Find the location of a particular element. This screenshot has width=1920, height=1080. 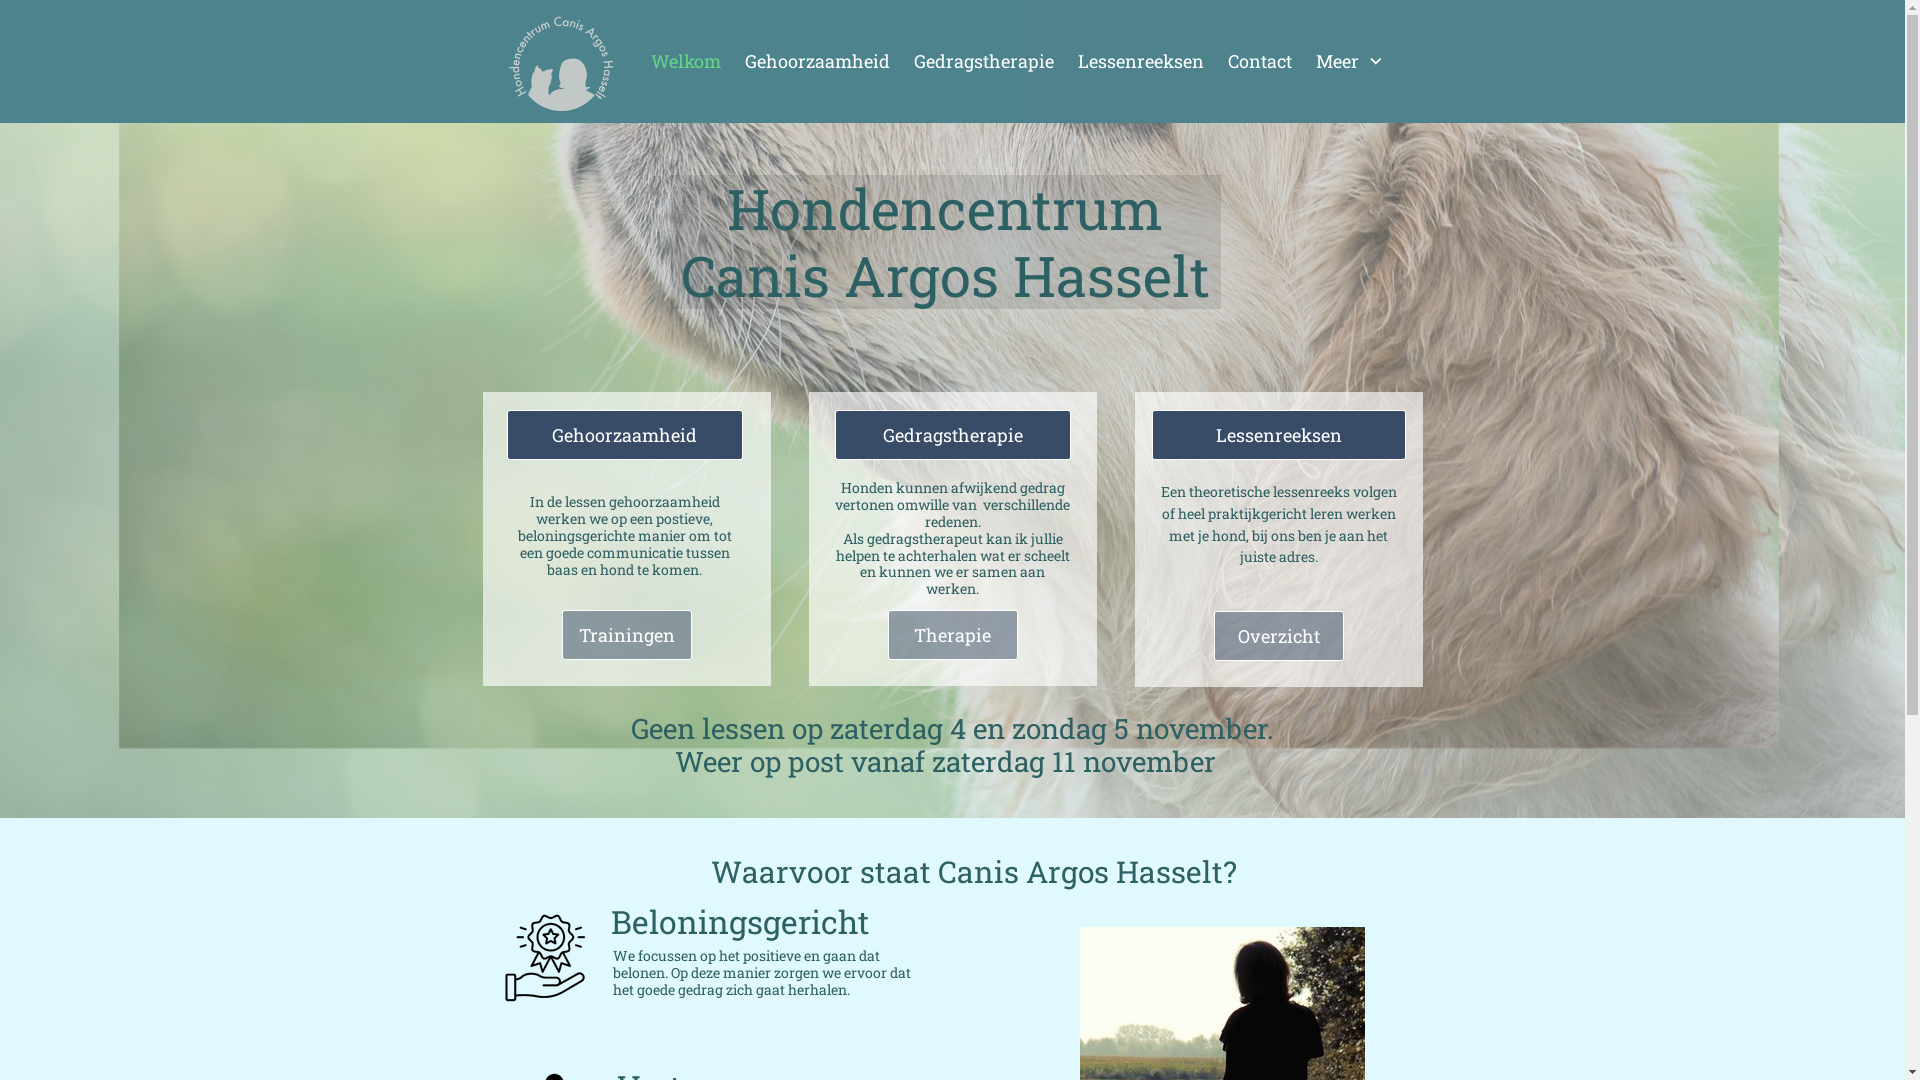

'Gehoorzaamheid' is located at coordinates (816, 60).